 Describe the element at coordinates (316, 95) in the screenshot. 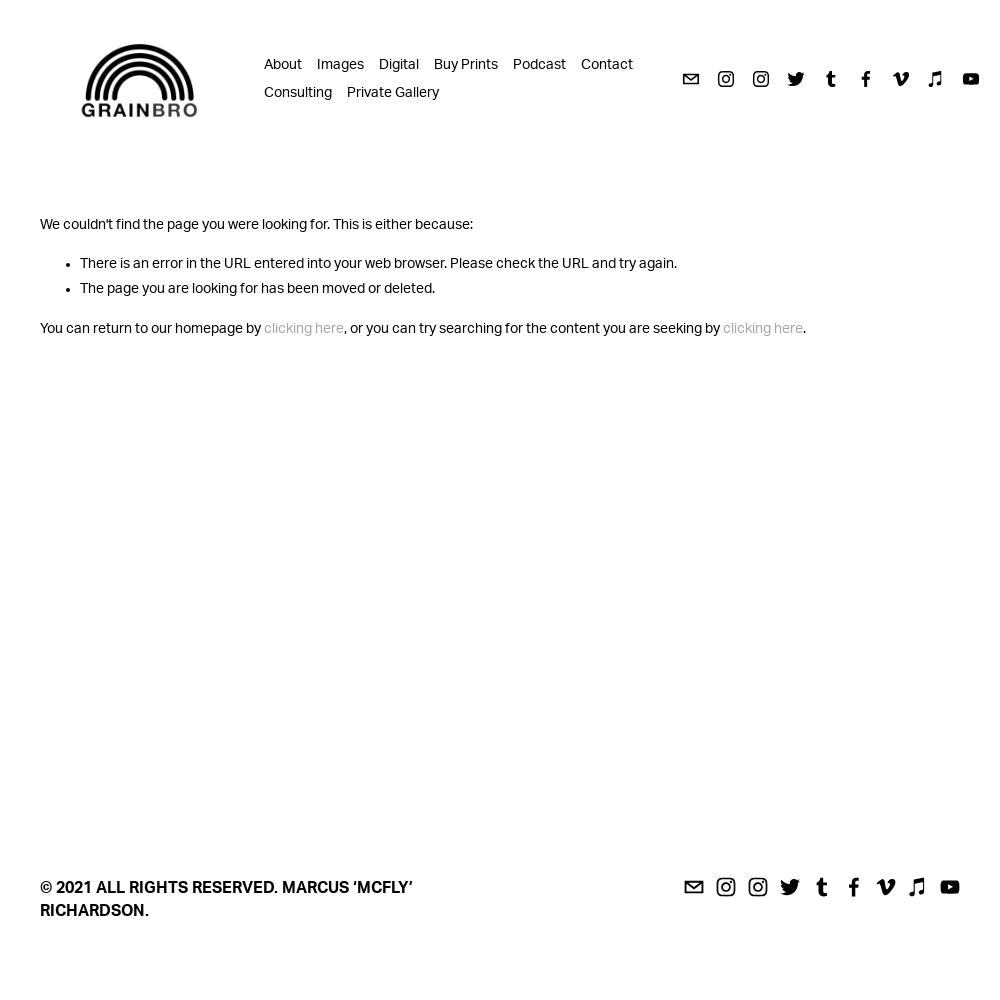

I see `'Archive'` at that location.